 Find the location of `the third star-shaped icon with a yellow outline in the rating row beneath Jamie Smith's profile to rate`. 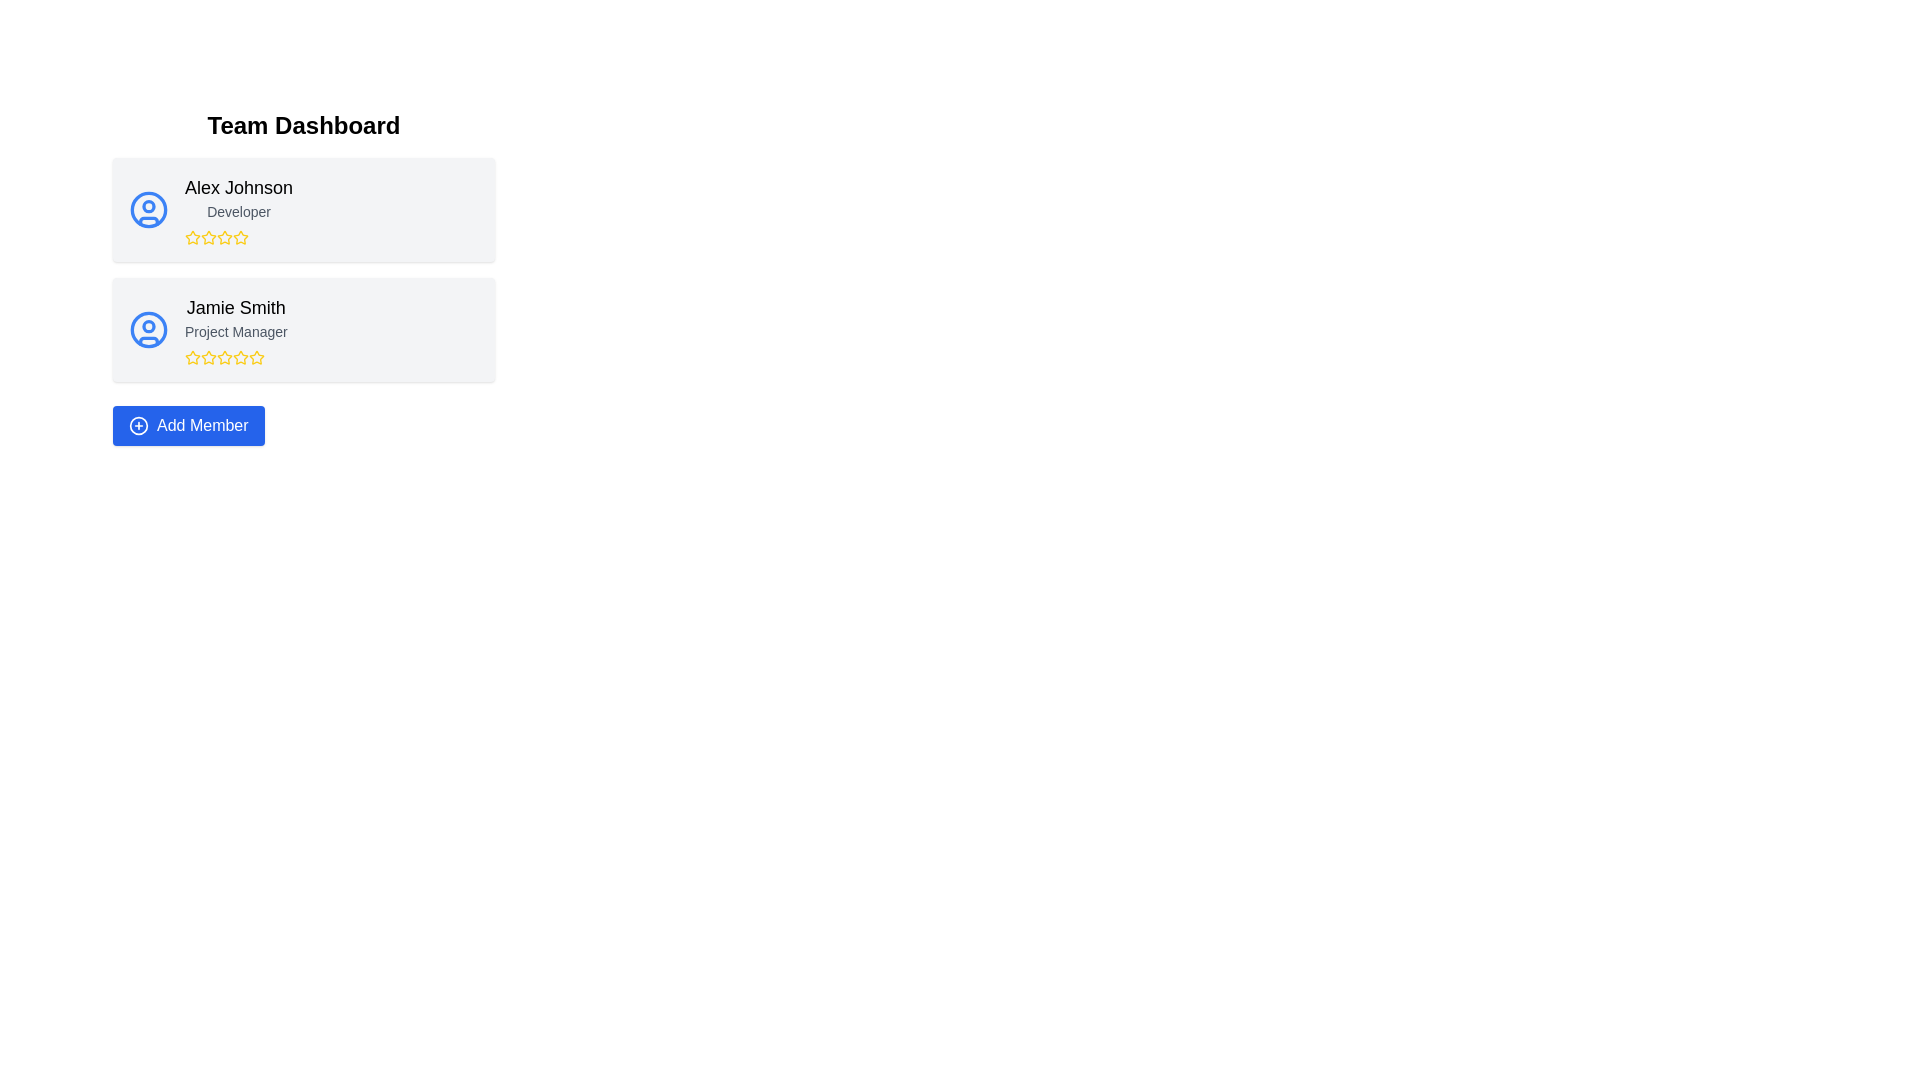

the third star-shaped icon with a yellow outline in the rating row beneath Jamie Smith's profile to rate is located at coordinates (240, 356).